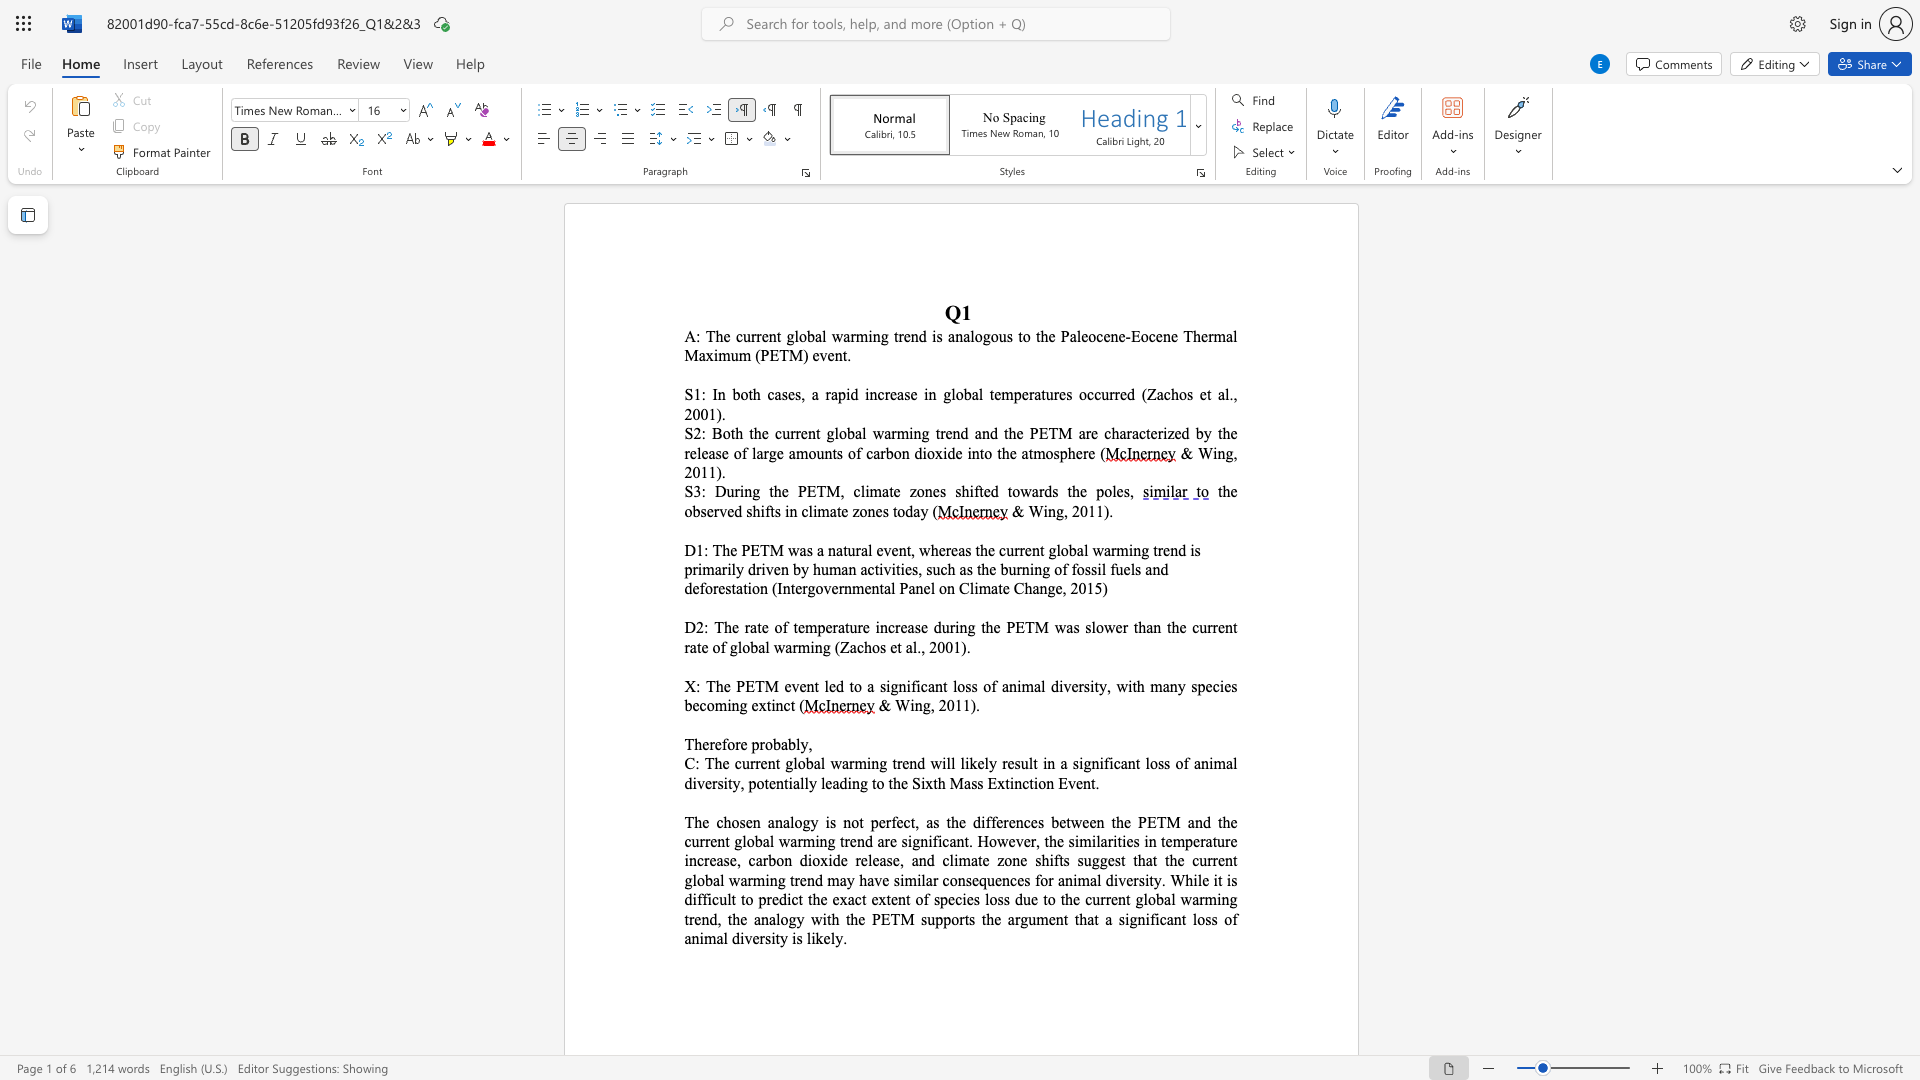  What do you see at coordinates (726, 510) in the screenshot?
I see `the subset text "ed shi" within the text "the observed shifts in climate zones today ("` at bounding box center [726, 510].